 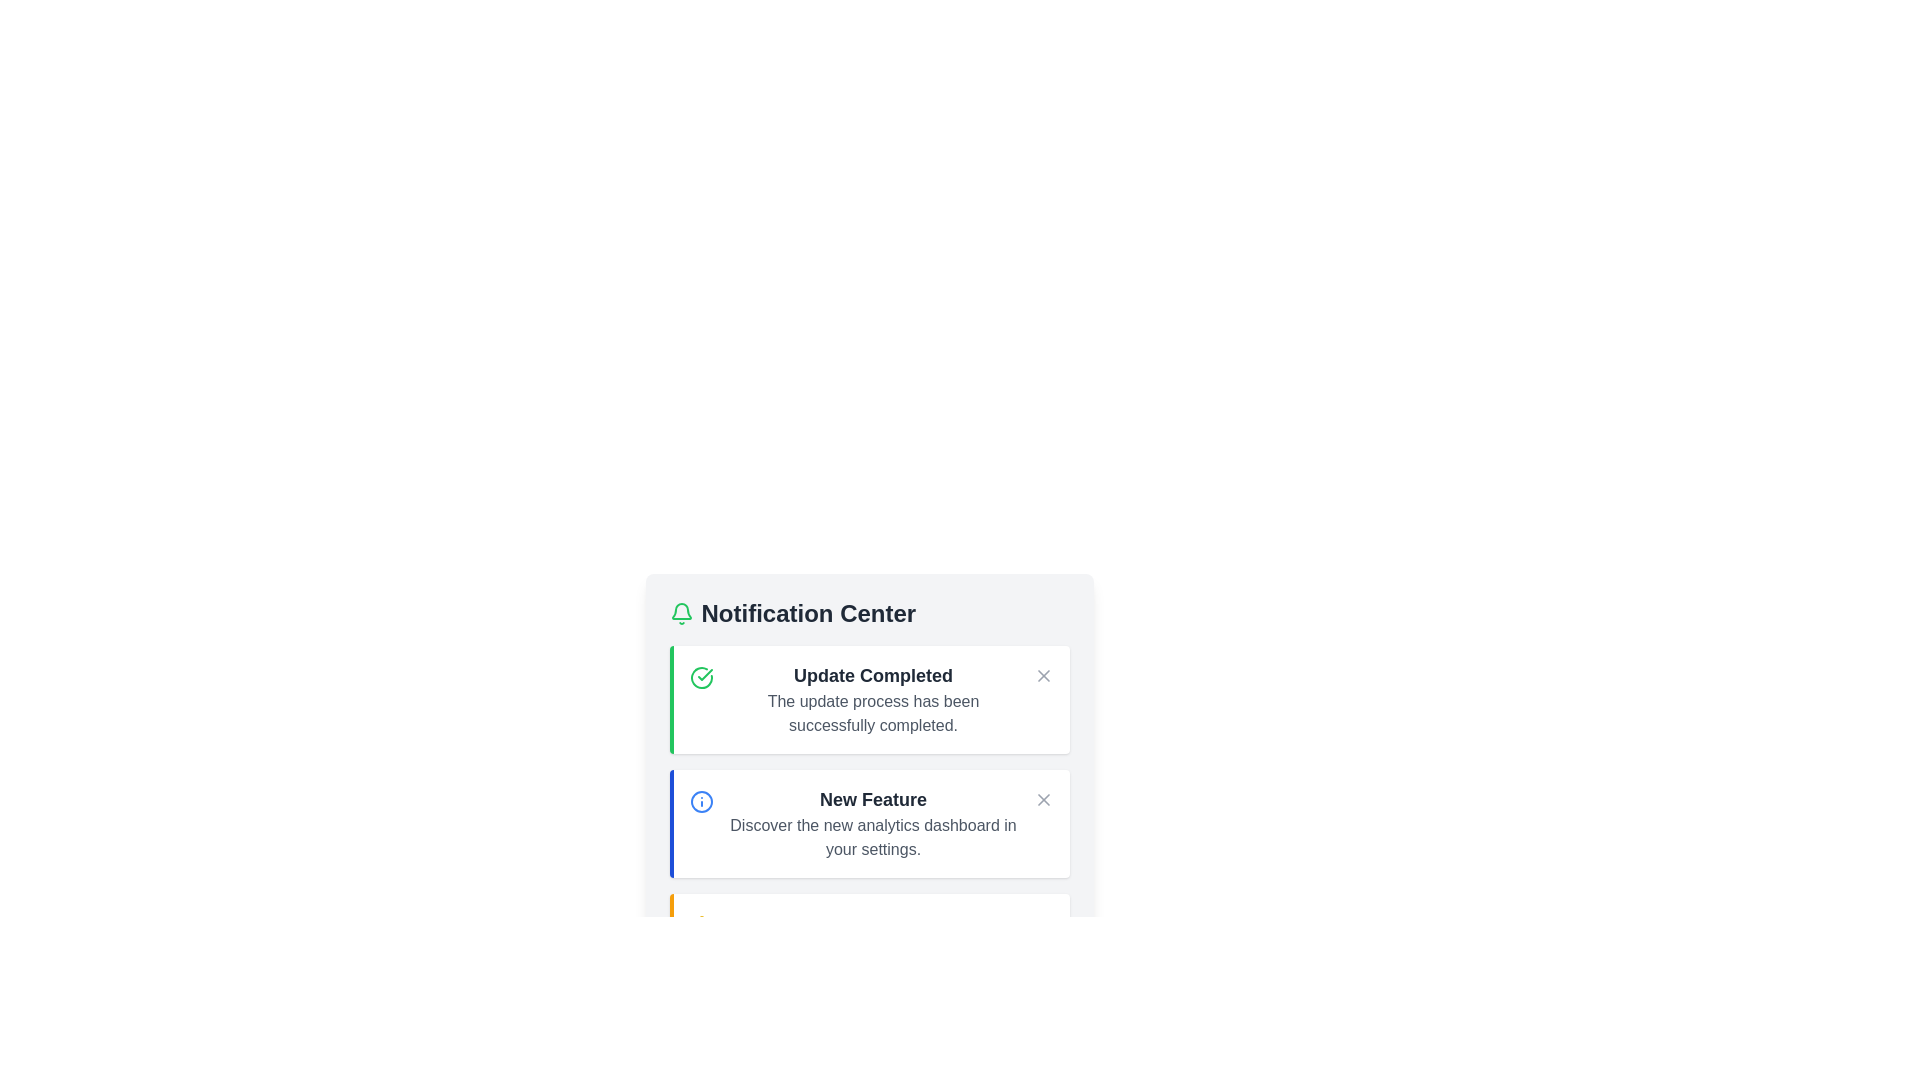 What do you see at coordinates (681, 612) in the screenshot?
I see `the bell-shaped notification icon with a green outline, located to the left of the 'Notification Center' text` at bounding box center [681, 612].